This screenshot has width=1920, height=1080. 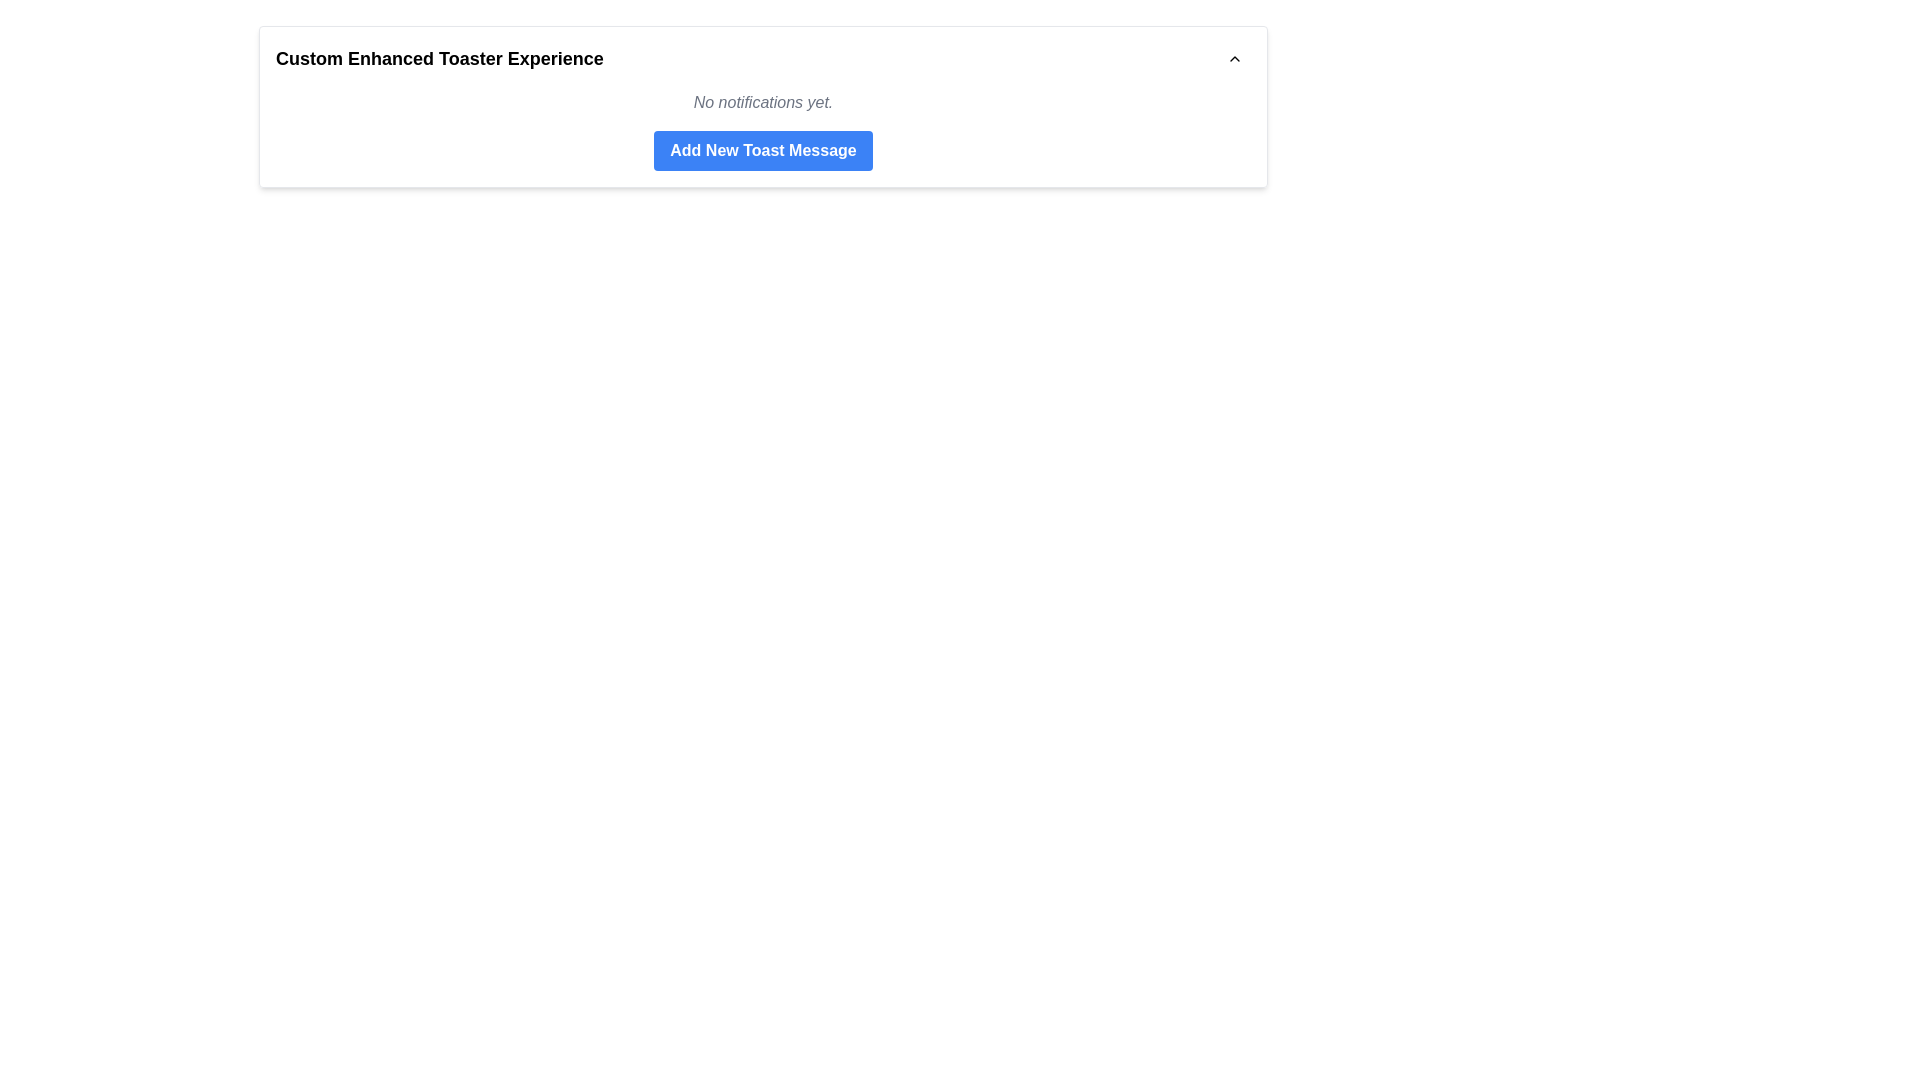 I want to click on text from the title or header Text Label located at the top-left corner of the interface, so click(x=438, y=57).